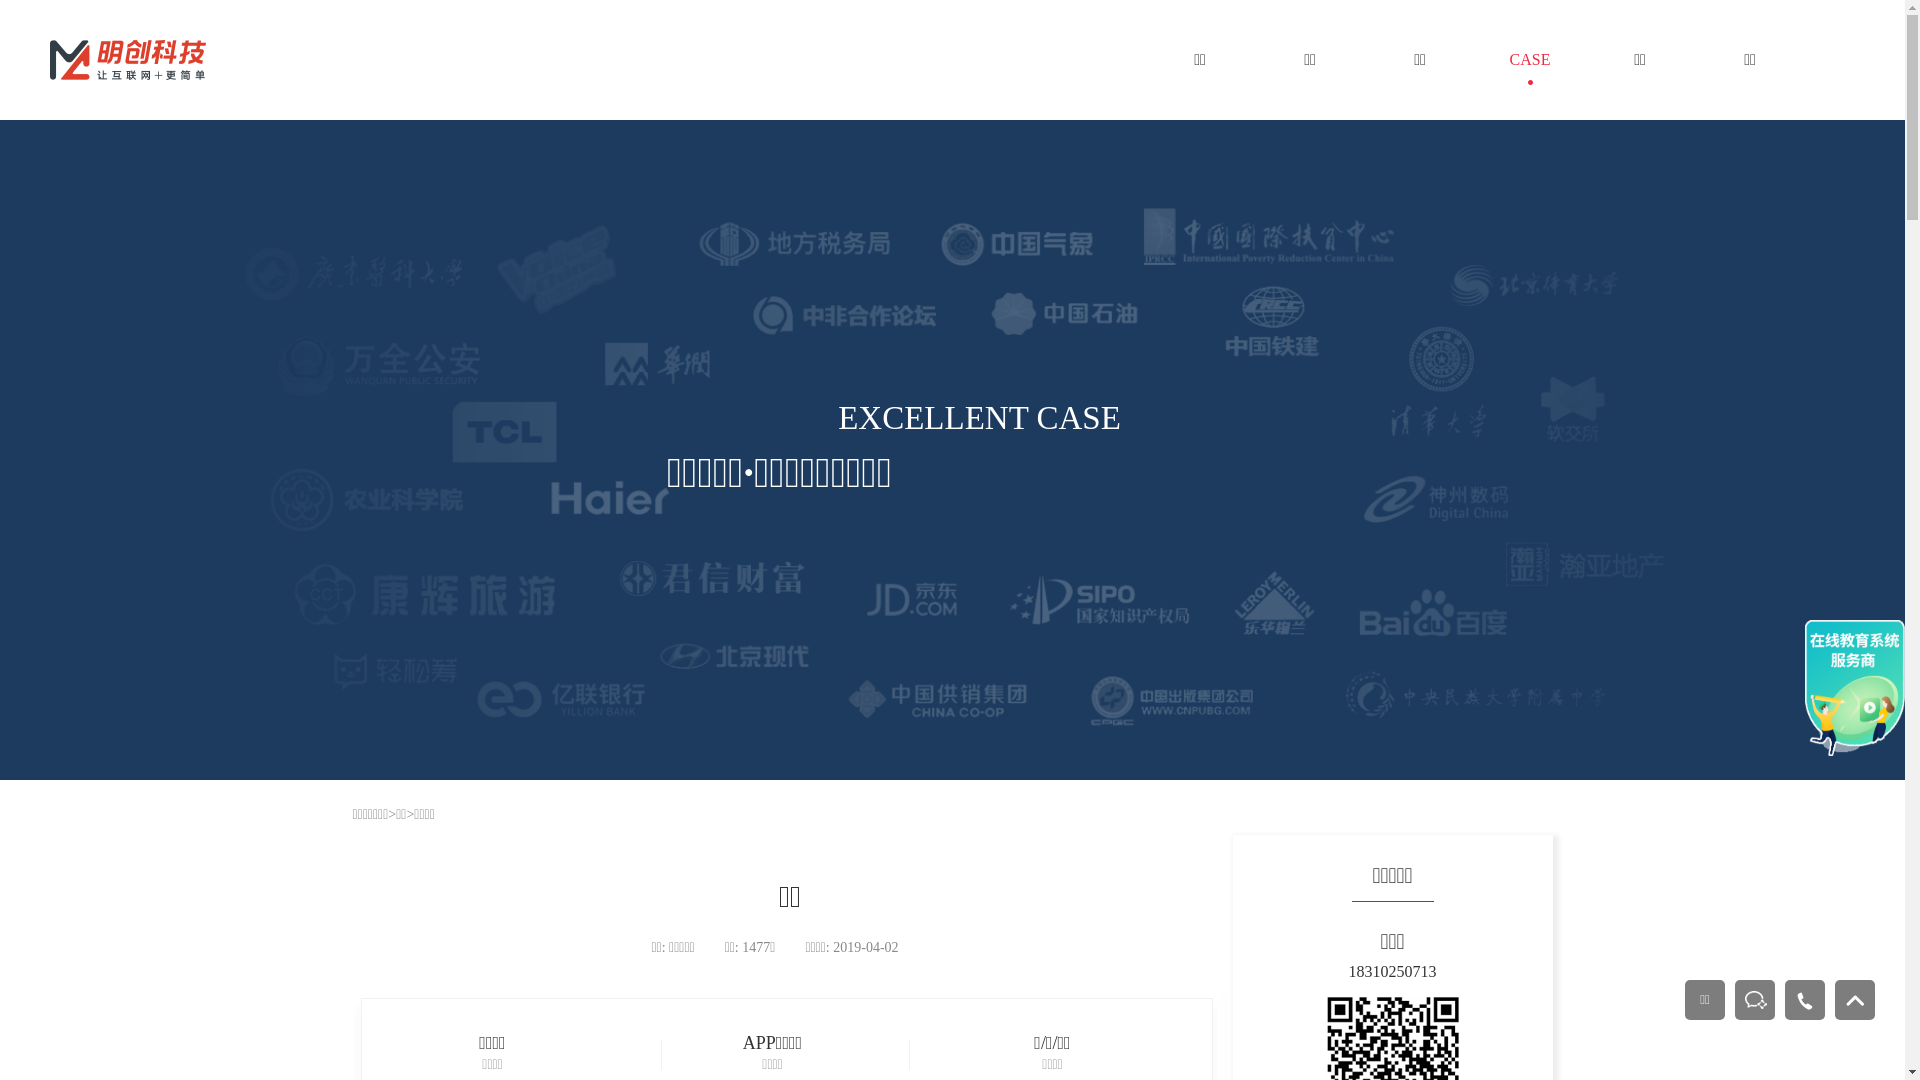 Image resolution: width=1920 pixels, height=1080 pixels. What do you see at coordinates (1529, 61) in the screenshot?
I see `'CASE'` at bounding box center [1529, 61].